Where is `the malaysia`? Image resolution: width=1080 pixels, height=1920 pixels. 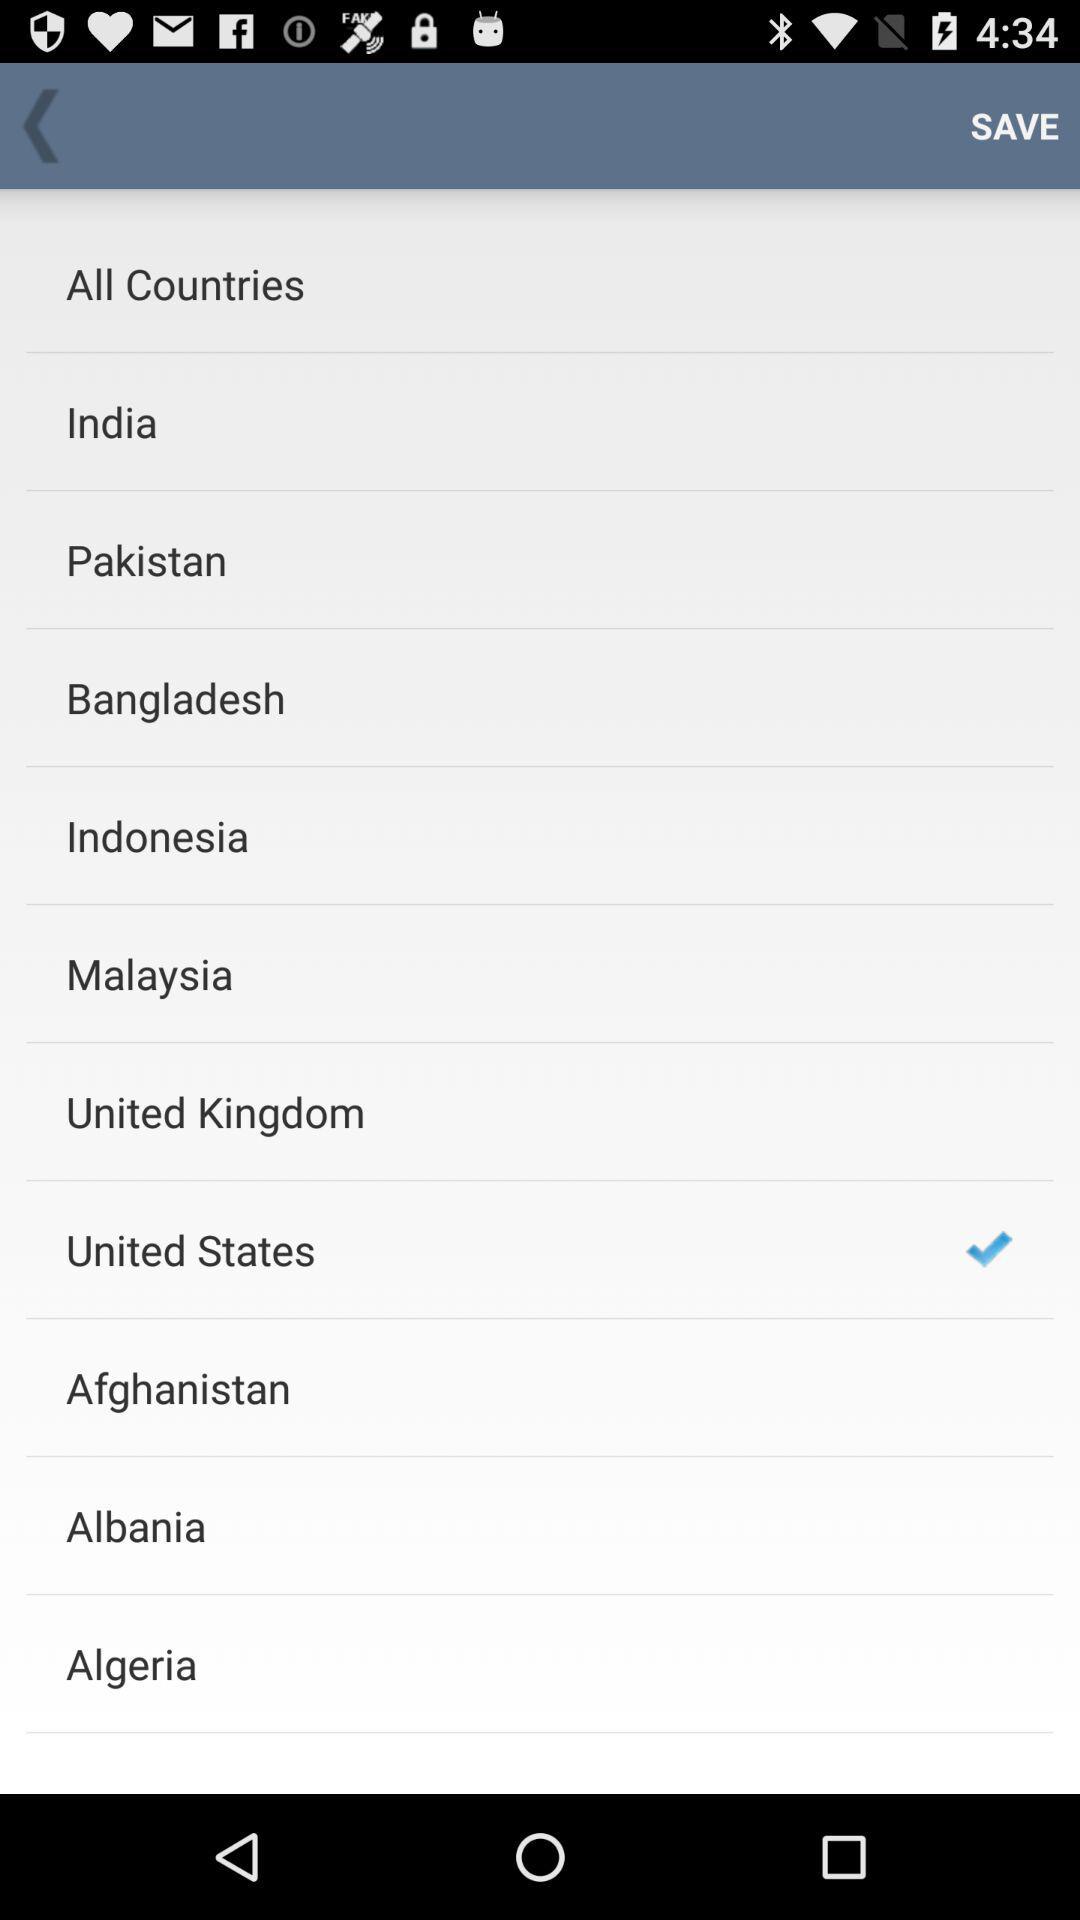 the malaysia is located at coordinates (489, 973).